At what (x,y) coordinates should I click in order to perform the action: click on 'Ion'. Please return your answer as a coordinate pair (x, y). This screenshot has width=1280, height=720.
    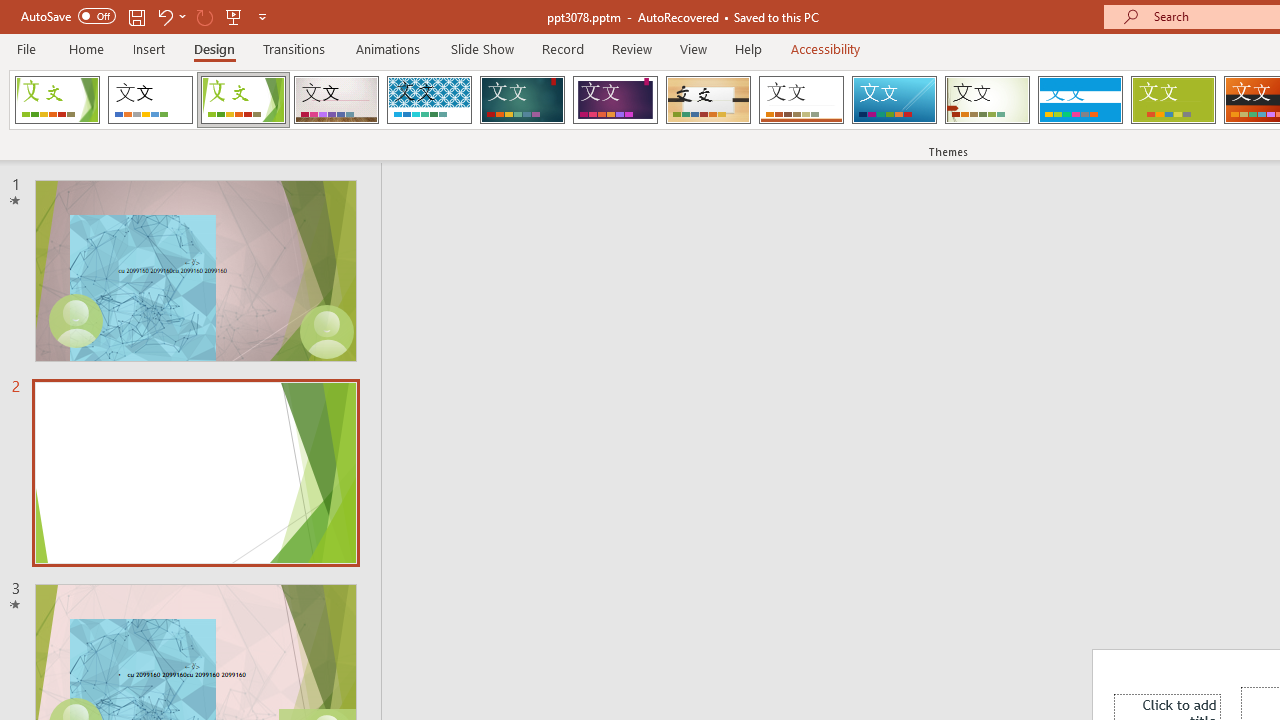
    Looking at the image, I should click on (522, 100).